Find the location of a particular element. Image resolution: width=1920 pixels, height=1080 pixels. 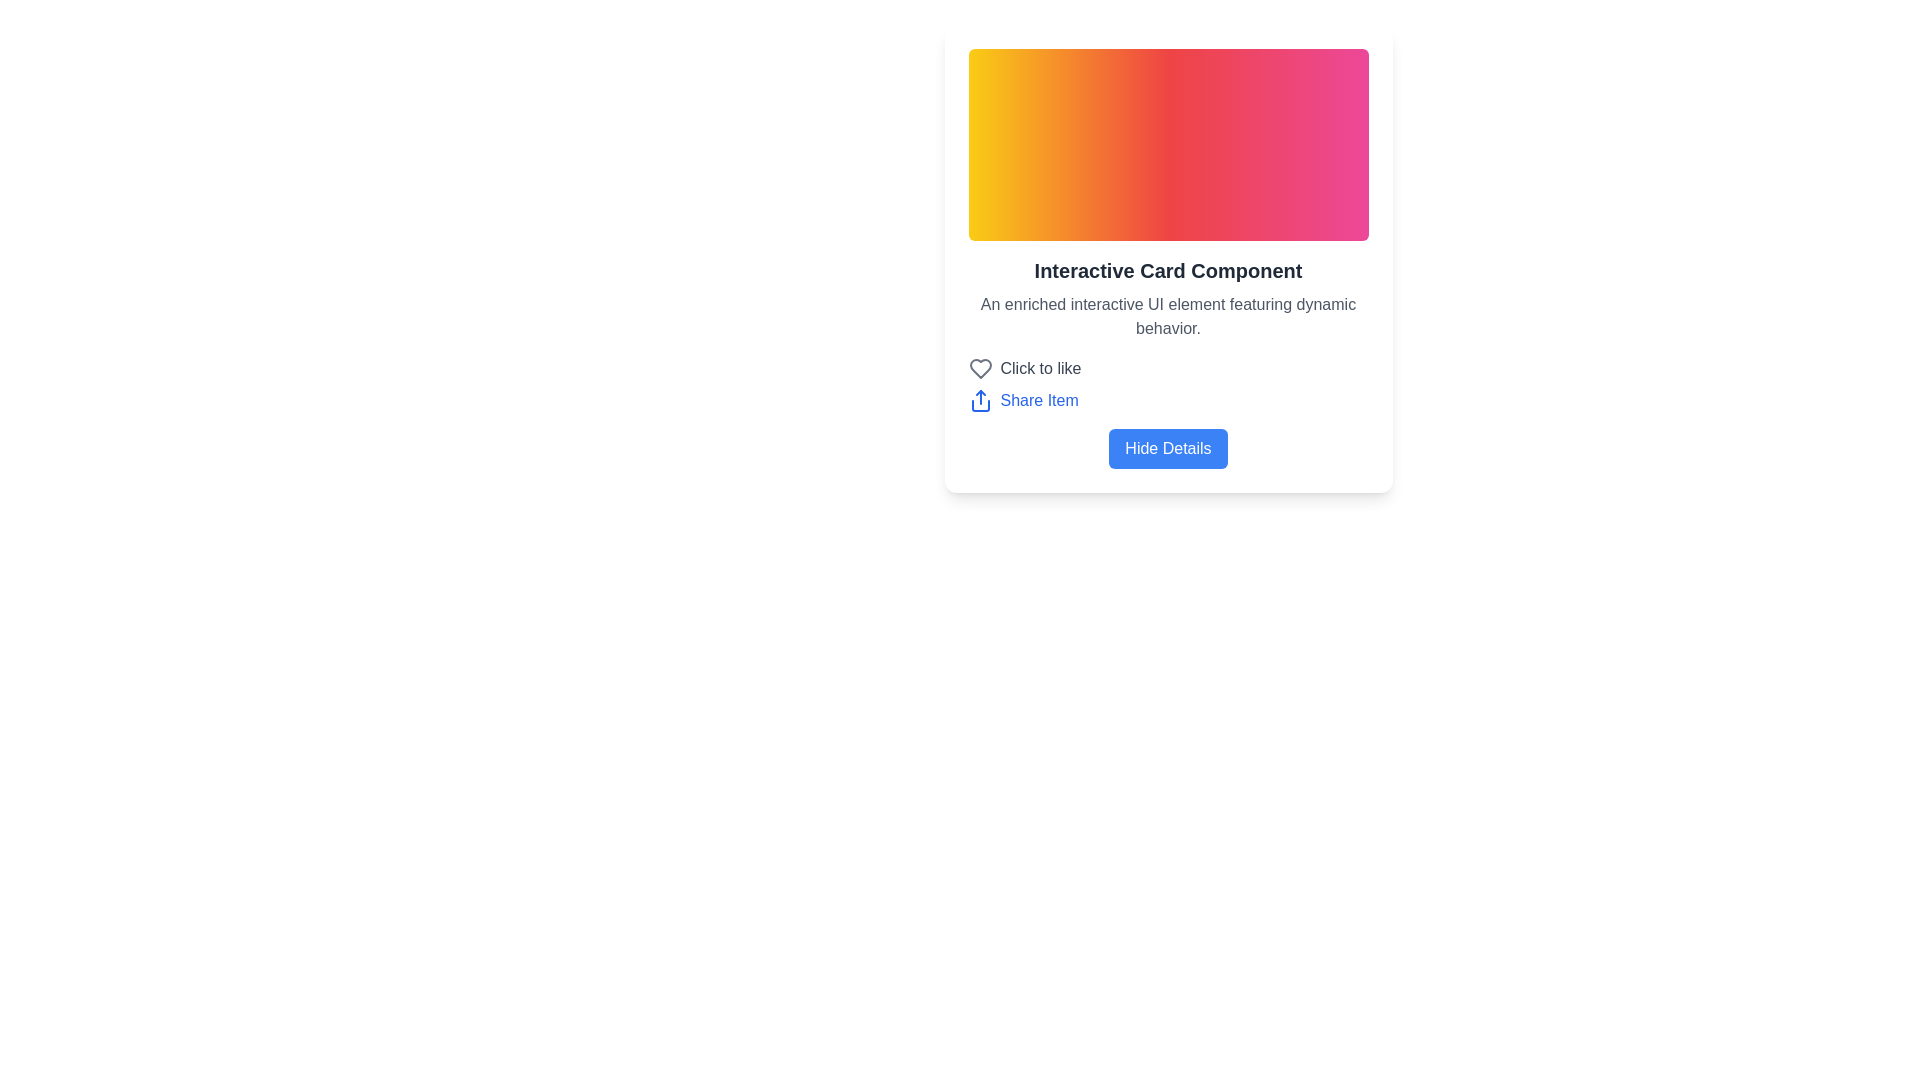

the likes icon located to the left of the 'Click to like' text at the bottom section of the card component is located at coordinates (980, 369).